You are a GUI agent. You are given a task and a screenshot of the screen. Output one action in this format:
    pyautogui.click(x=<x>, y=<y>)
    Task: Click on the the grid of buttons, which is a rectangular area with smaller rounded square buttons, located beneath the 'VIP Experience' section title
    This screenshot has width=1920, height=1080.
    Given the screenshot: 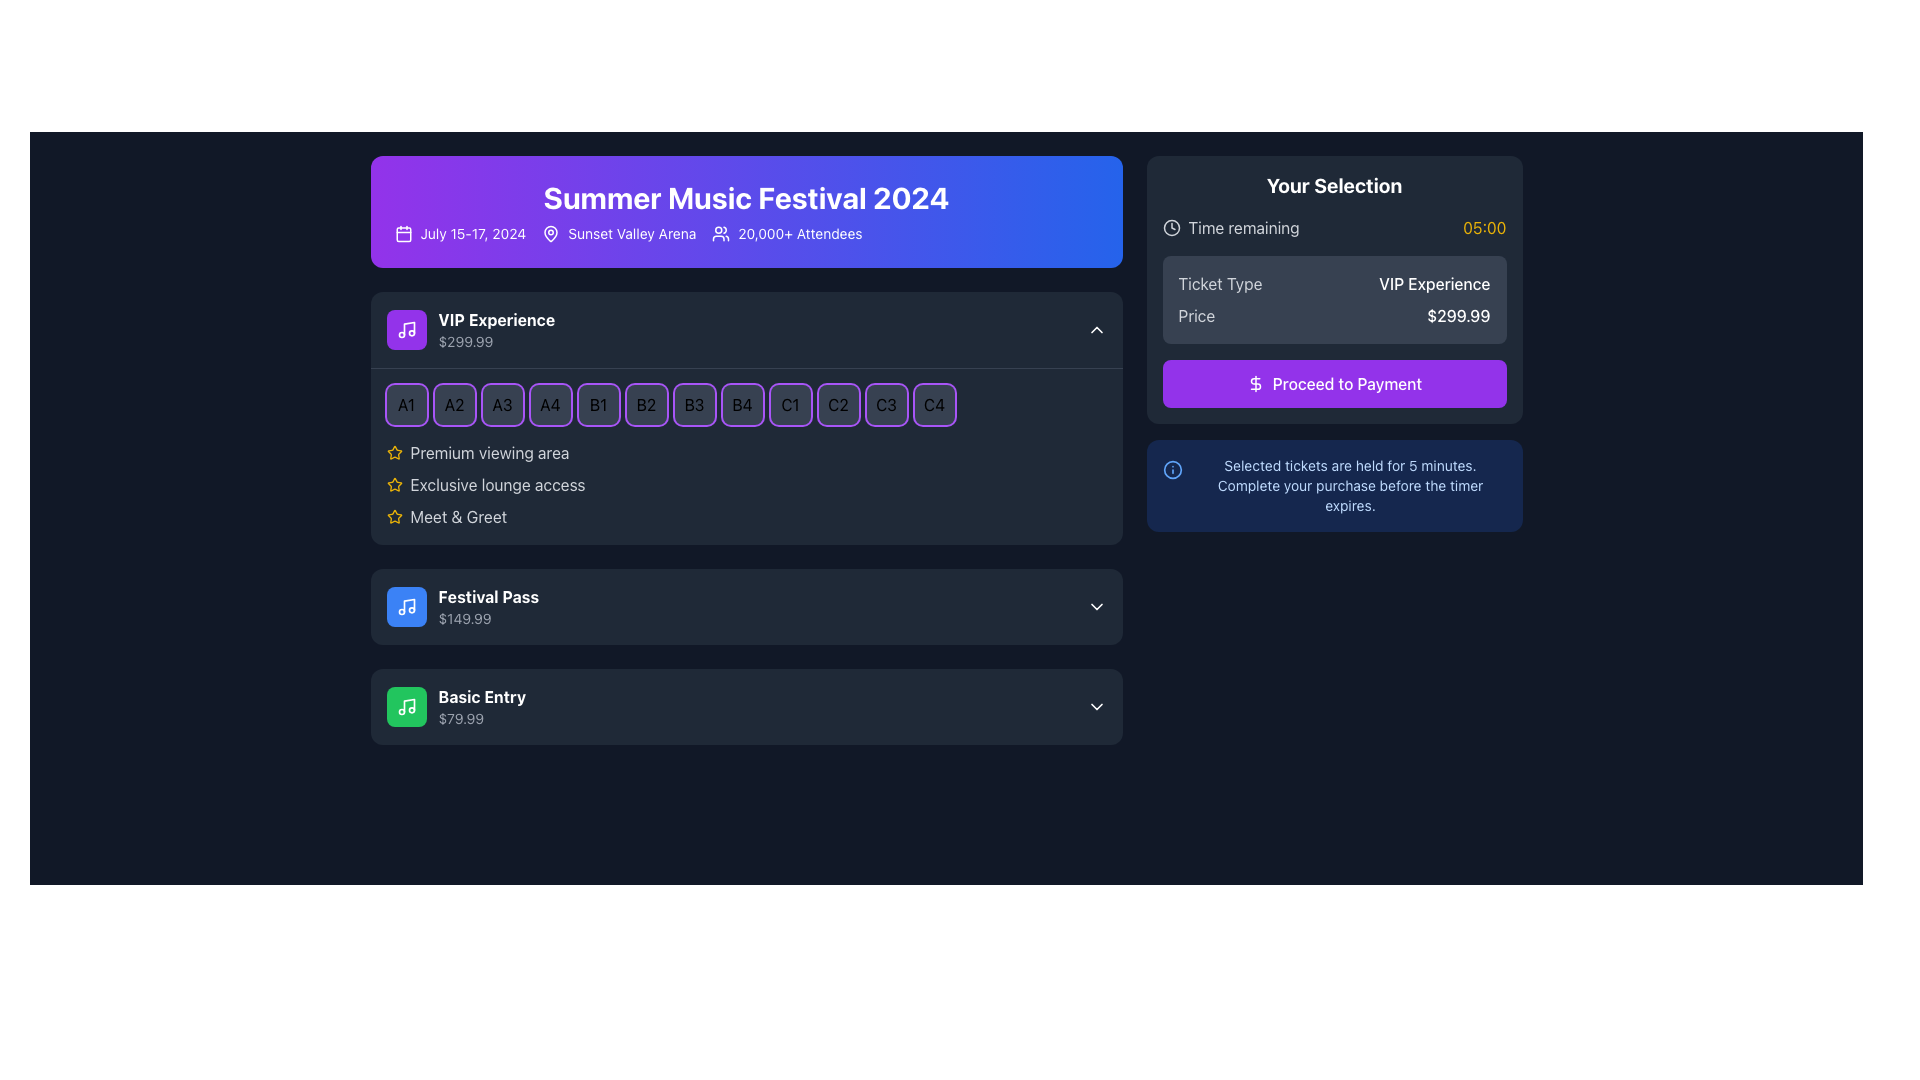 What is the action you would take?
    pyautogui.click(x=745, y=405)
    